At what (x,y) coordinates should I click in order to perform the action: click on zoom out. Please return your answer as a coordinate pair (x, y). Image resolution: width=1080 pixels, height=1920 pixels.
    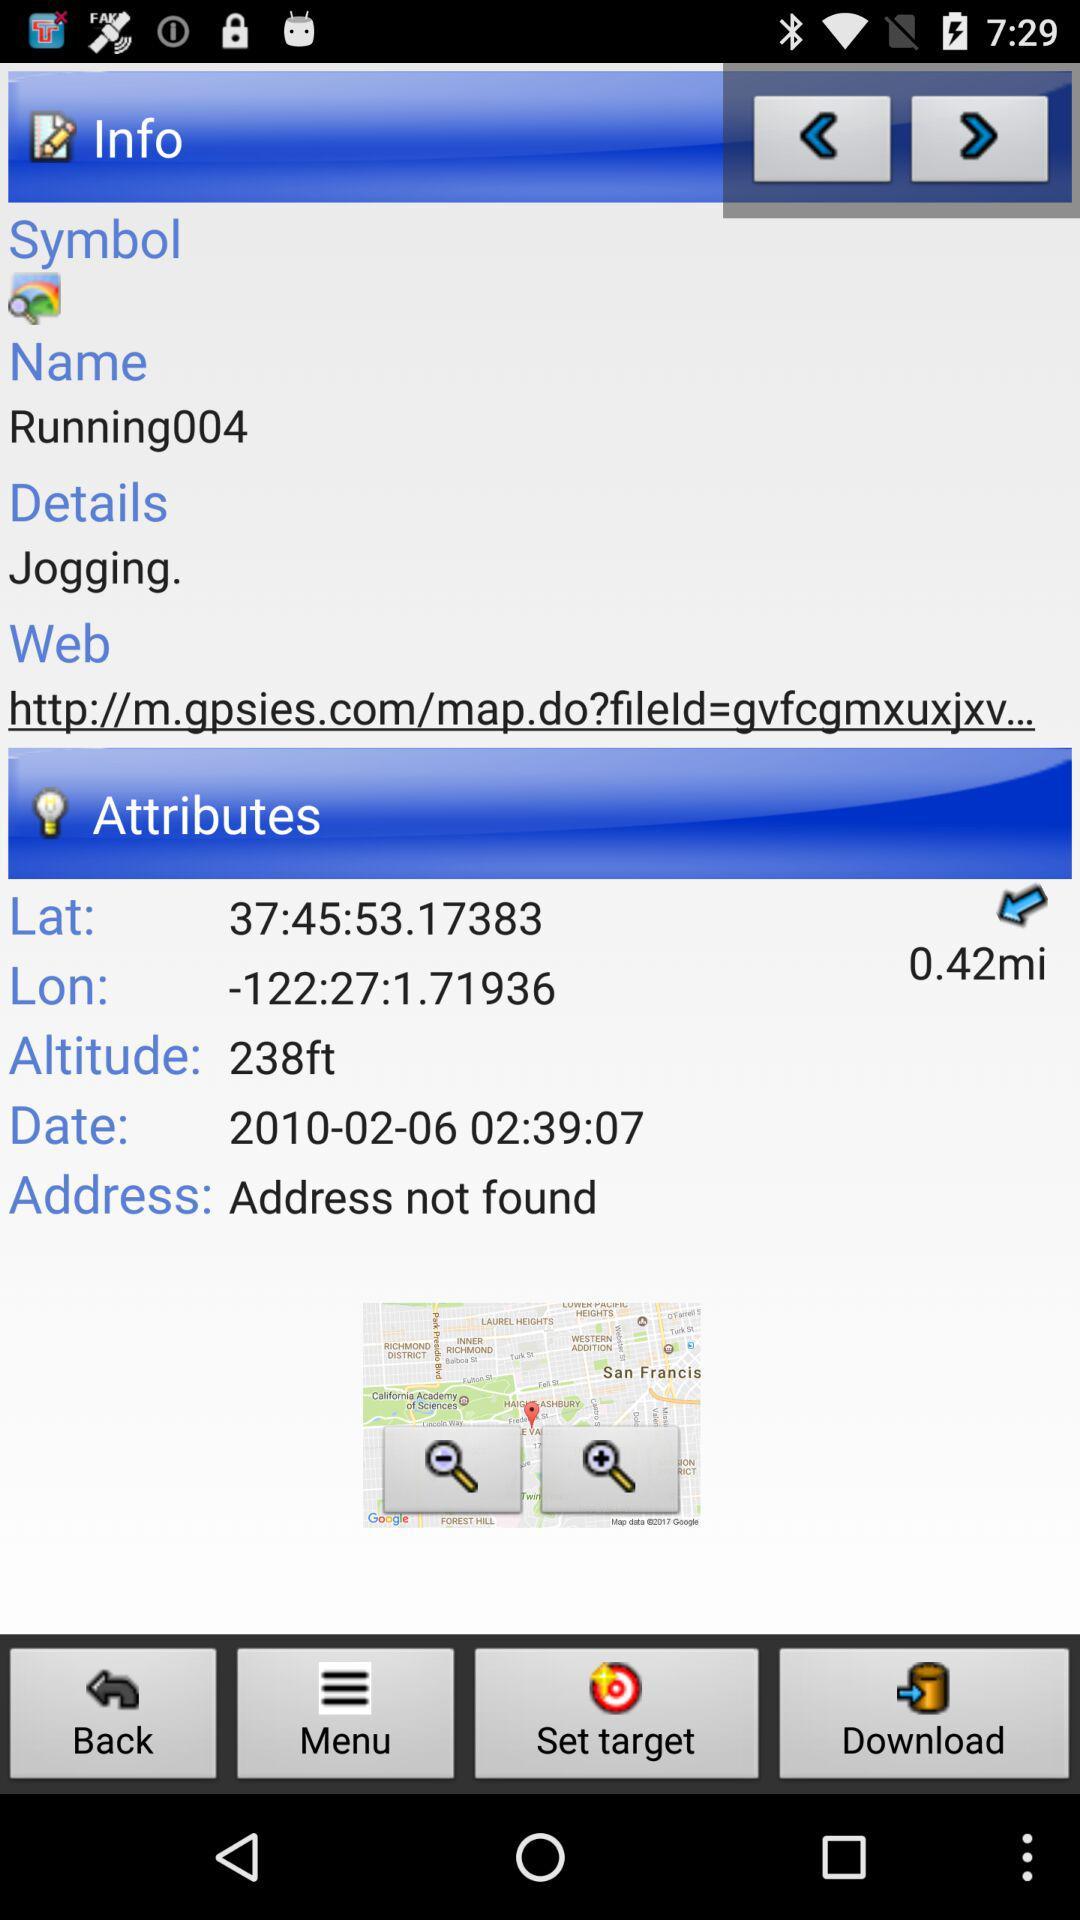
    Looking at the image, I should click on (452, 1475).